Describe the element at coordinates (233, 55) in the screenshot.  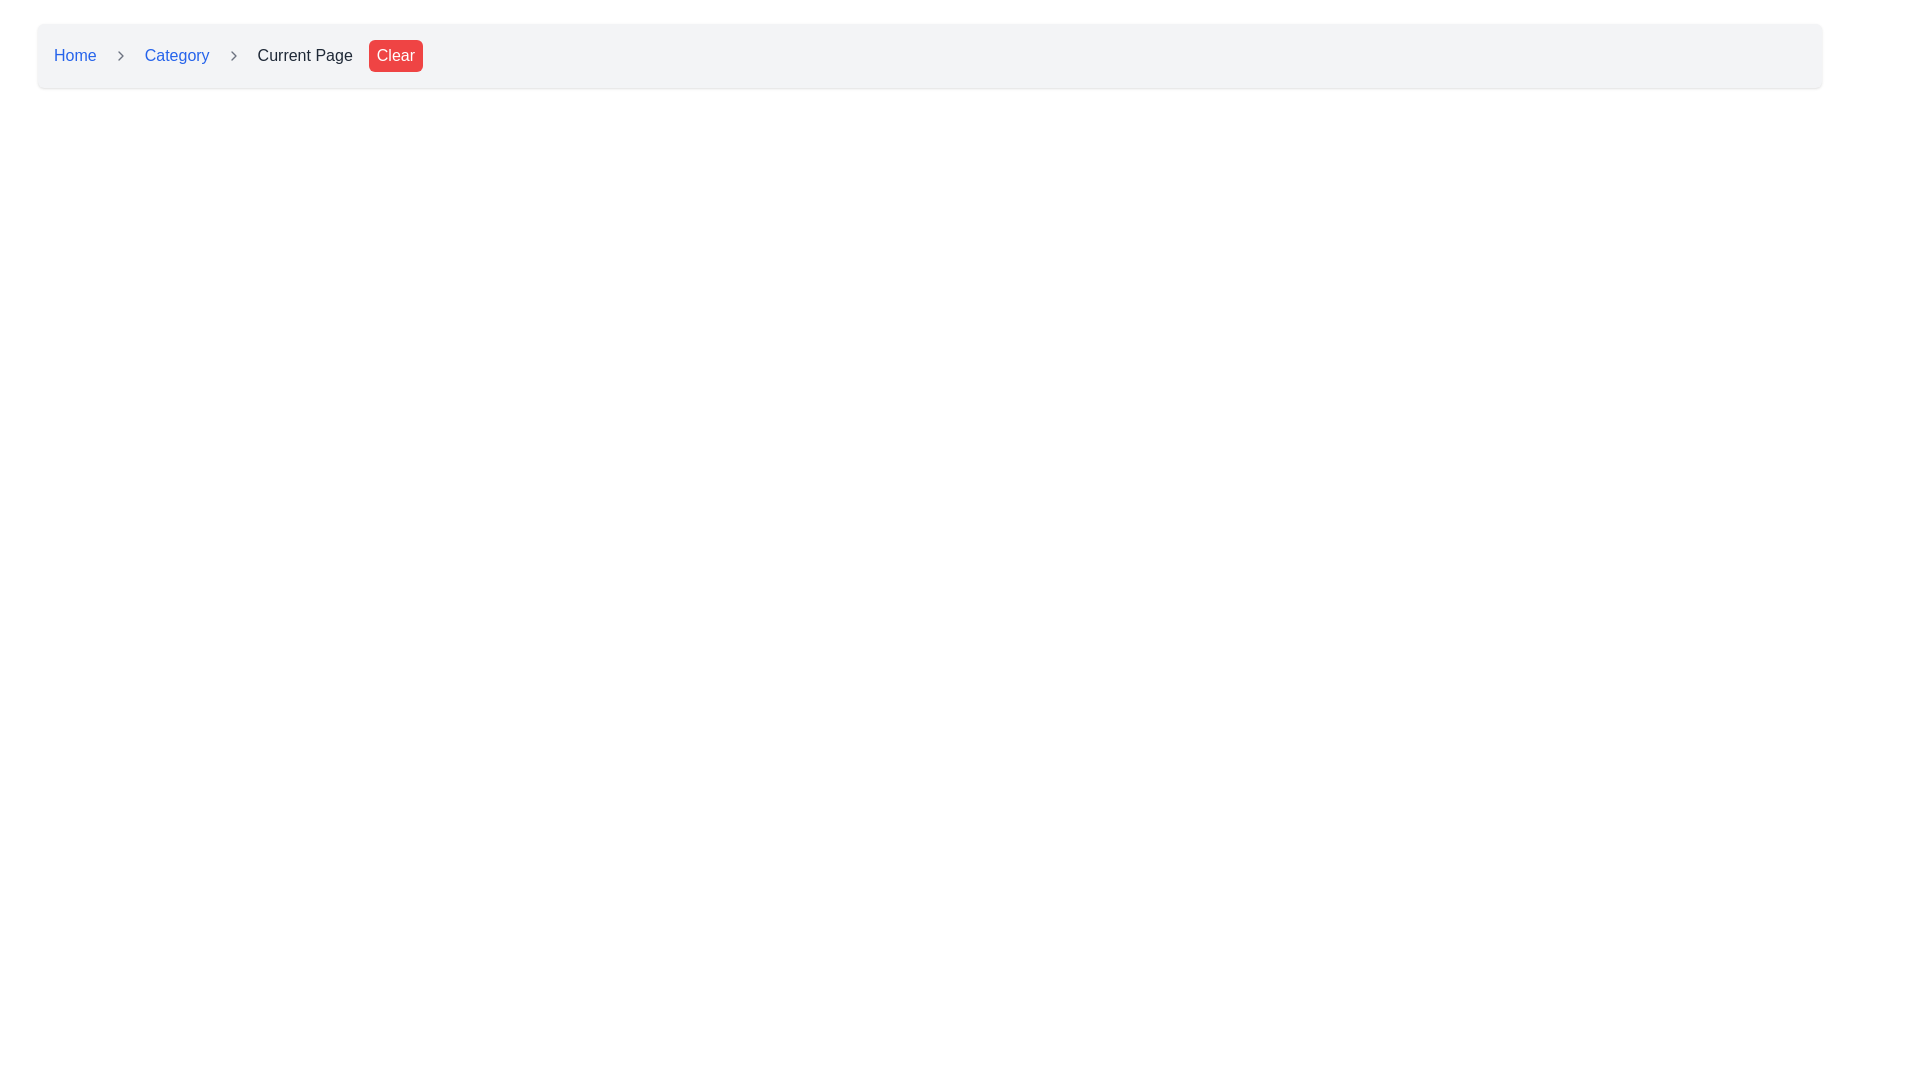
I see `the right-pointing chevron icon located in the breadcrumb navigation between the 'Category' and 'Current Page' labels` at that location.